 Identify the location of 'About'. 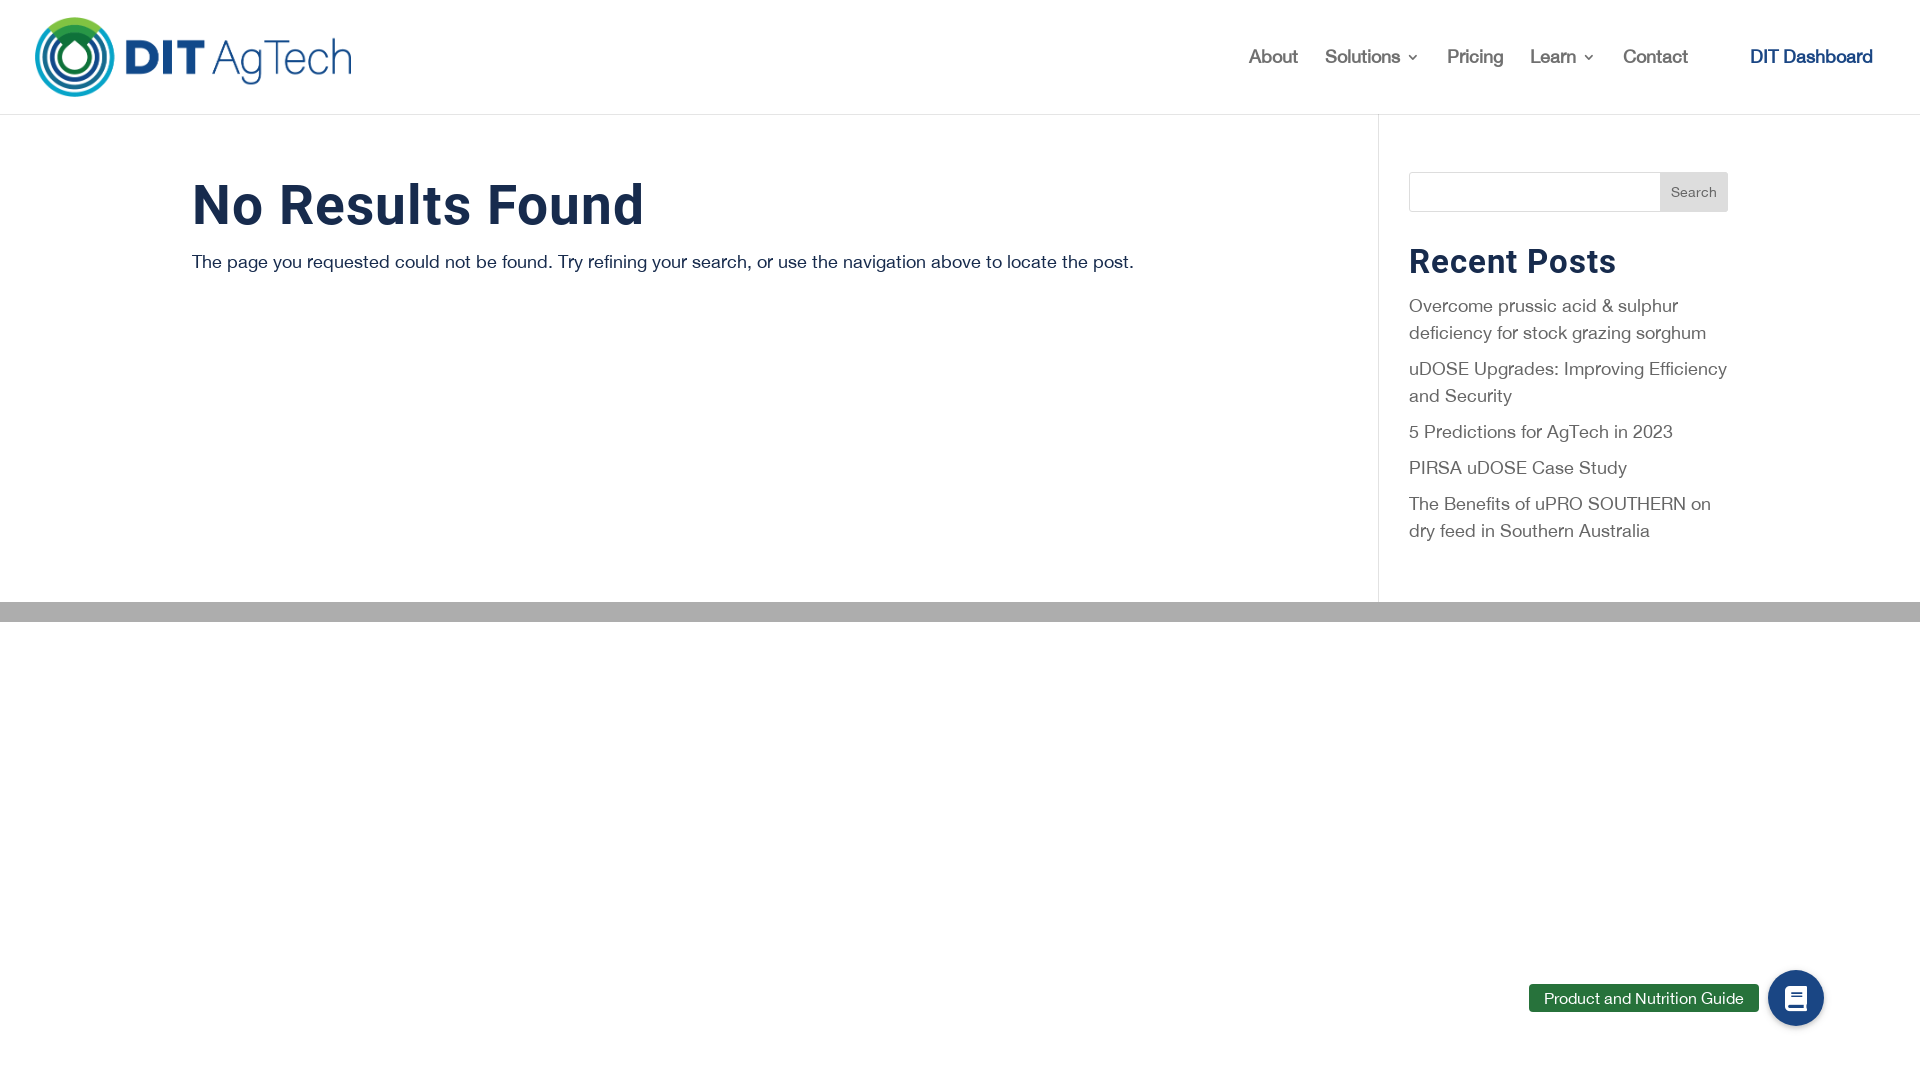
(1247, 80).